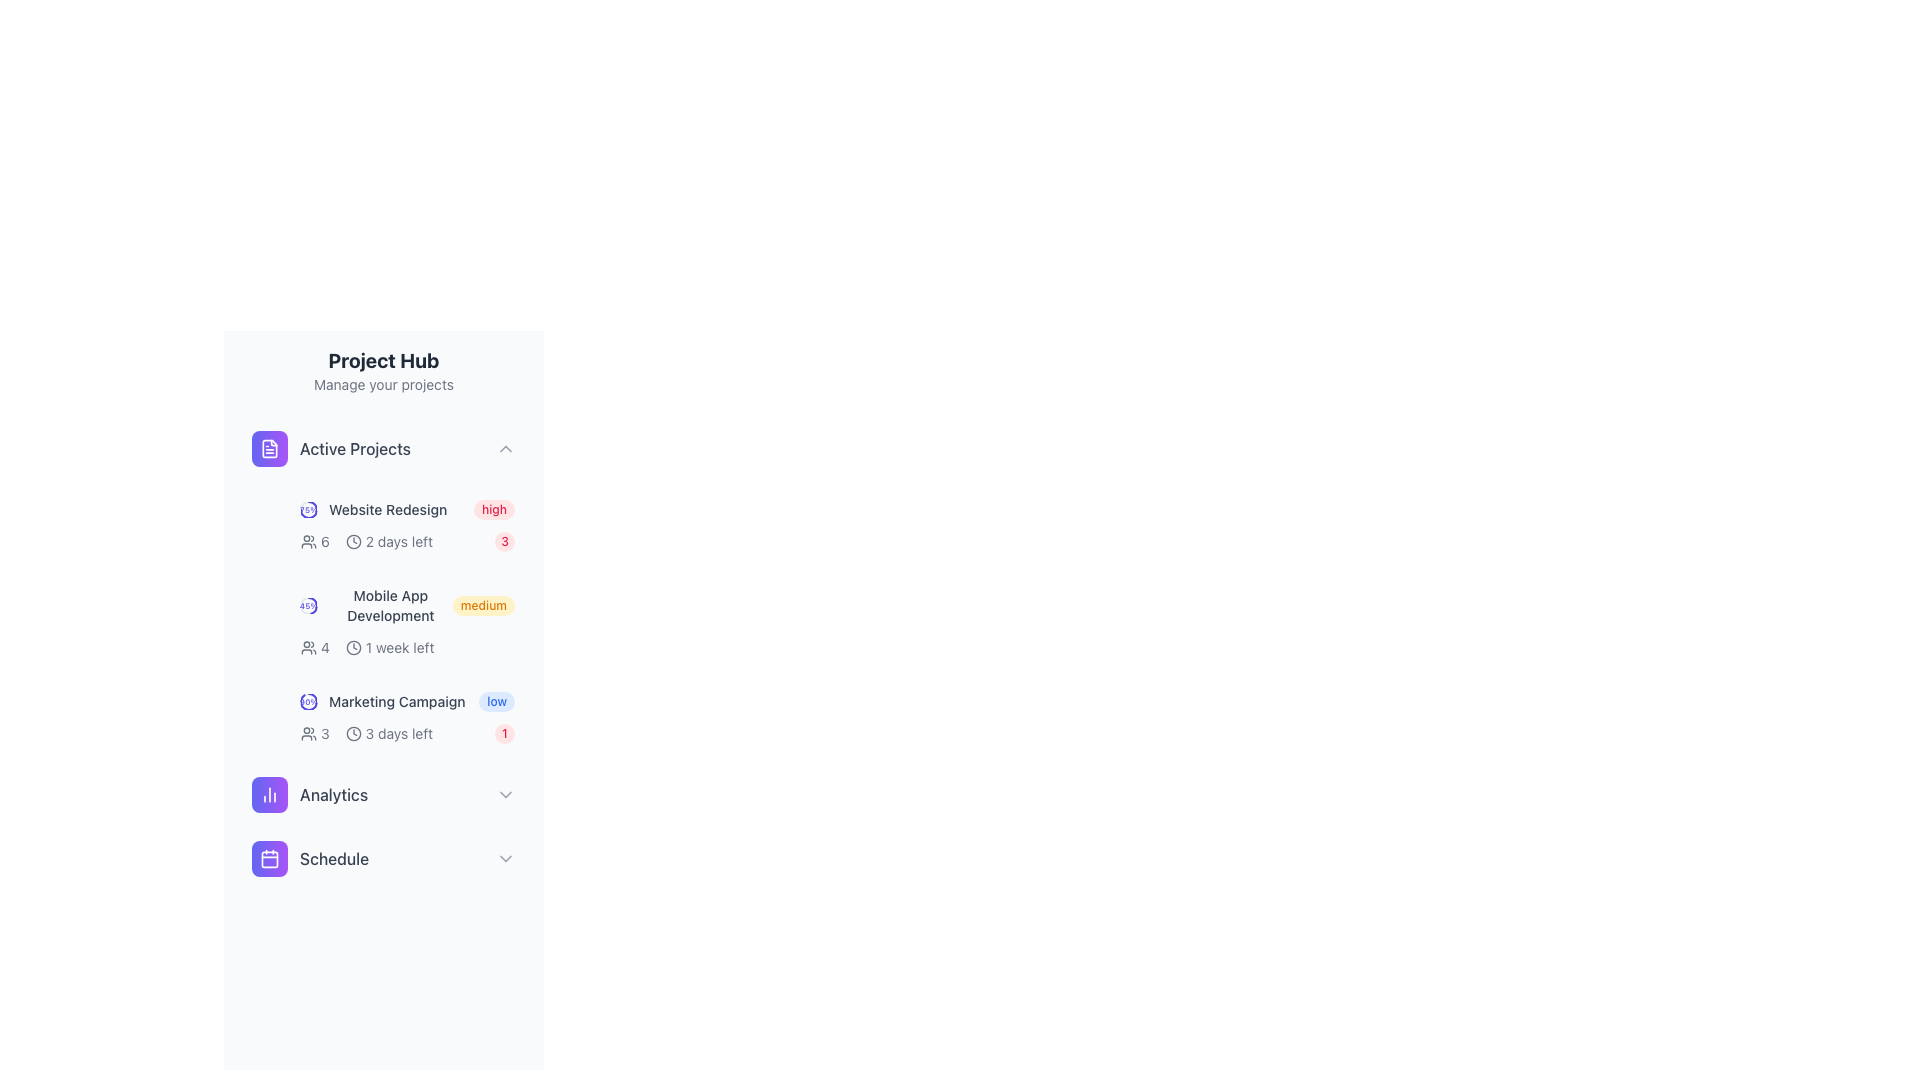 The image size is (1920, 1080). Describe the element at coordinates (374, 508) in the screenshot. I see `the first list item in the 'Active Projects' section, which features a circular icon displaying '75%' and the text 'Website Redesign'` at that location.